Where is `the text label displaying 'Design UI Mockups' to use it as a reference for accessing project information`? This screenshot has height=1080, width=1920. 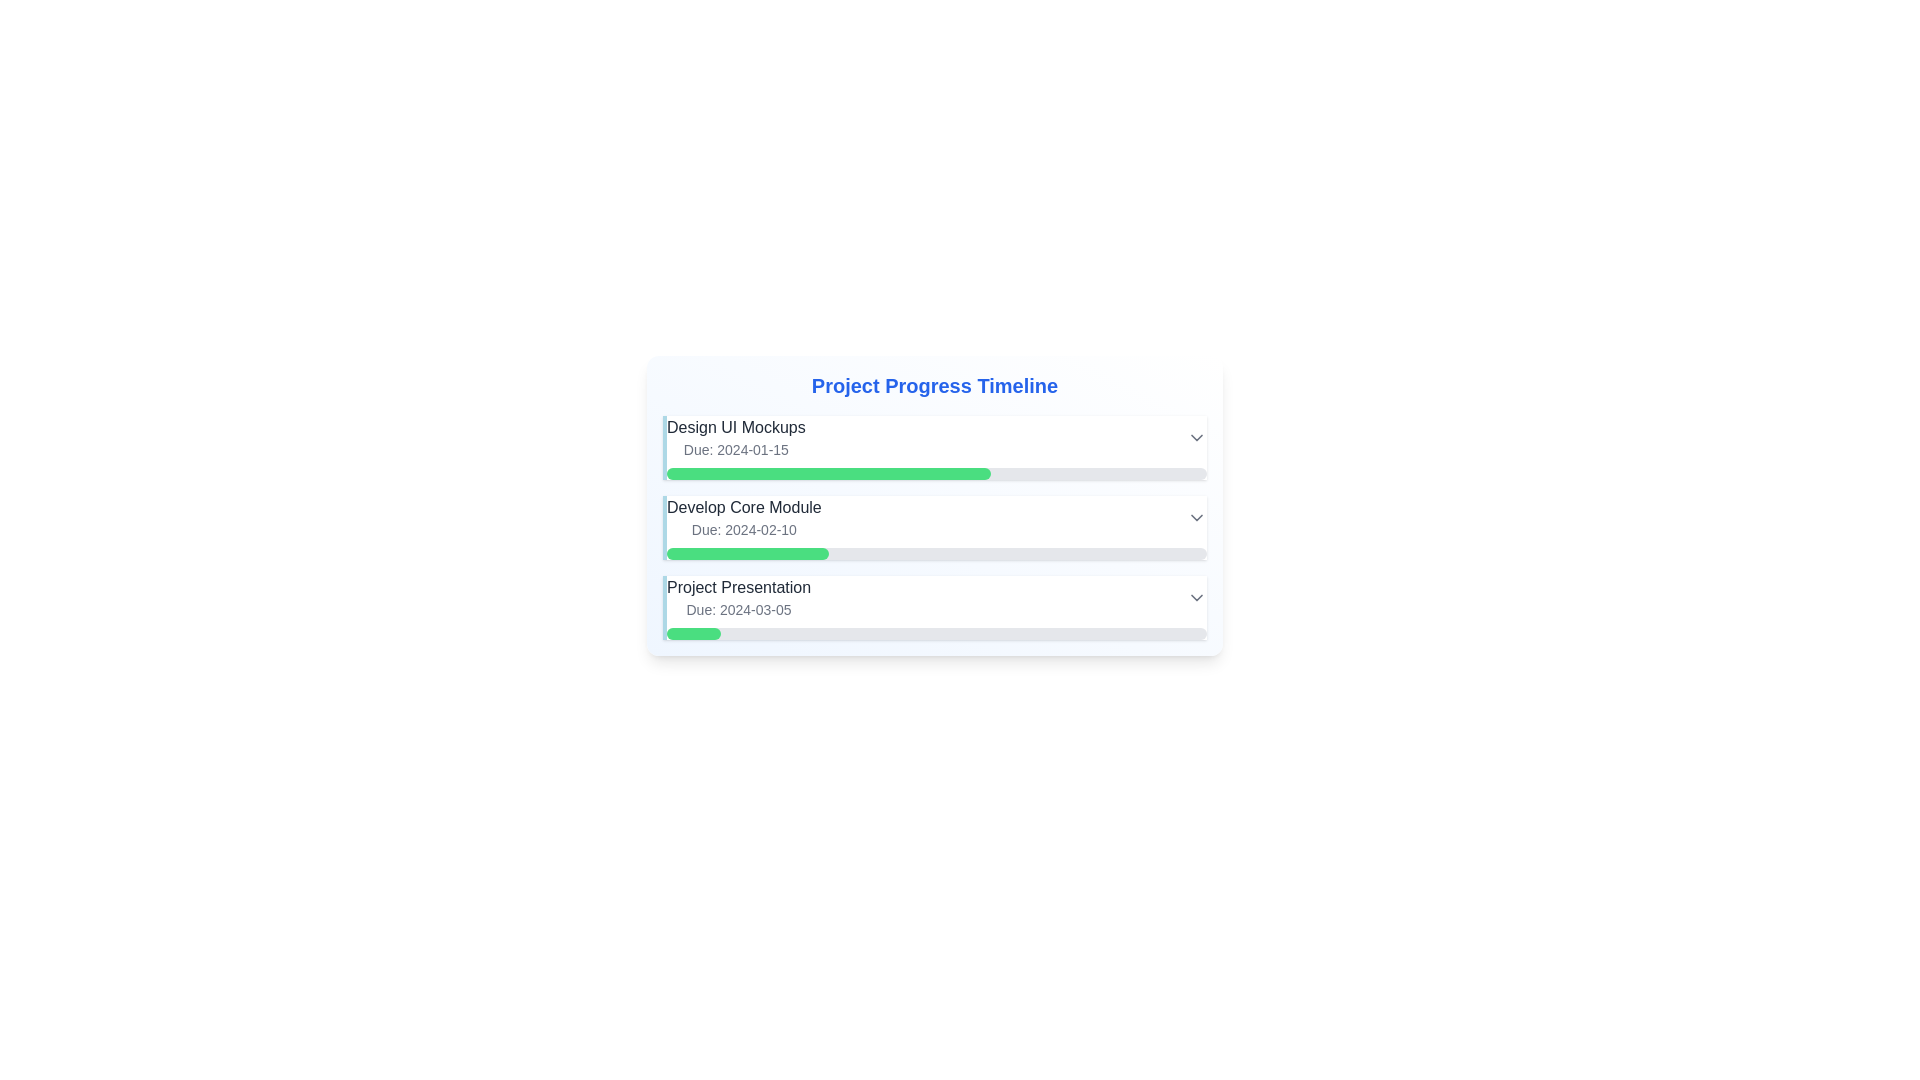 the text label displaying 'Design UI Mockups' to use it as a reference for accessing project information is located at coordinates (735, 427).